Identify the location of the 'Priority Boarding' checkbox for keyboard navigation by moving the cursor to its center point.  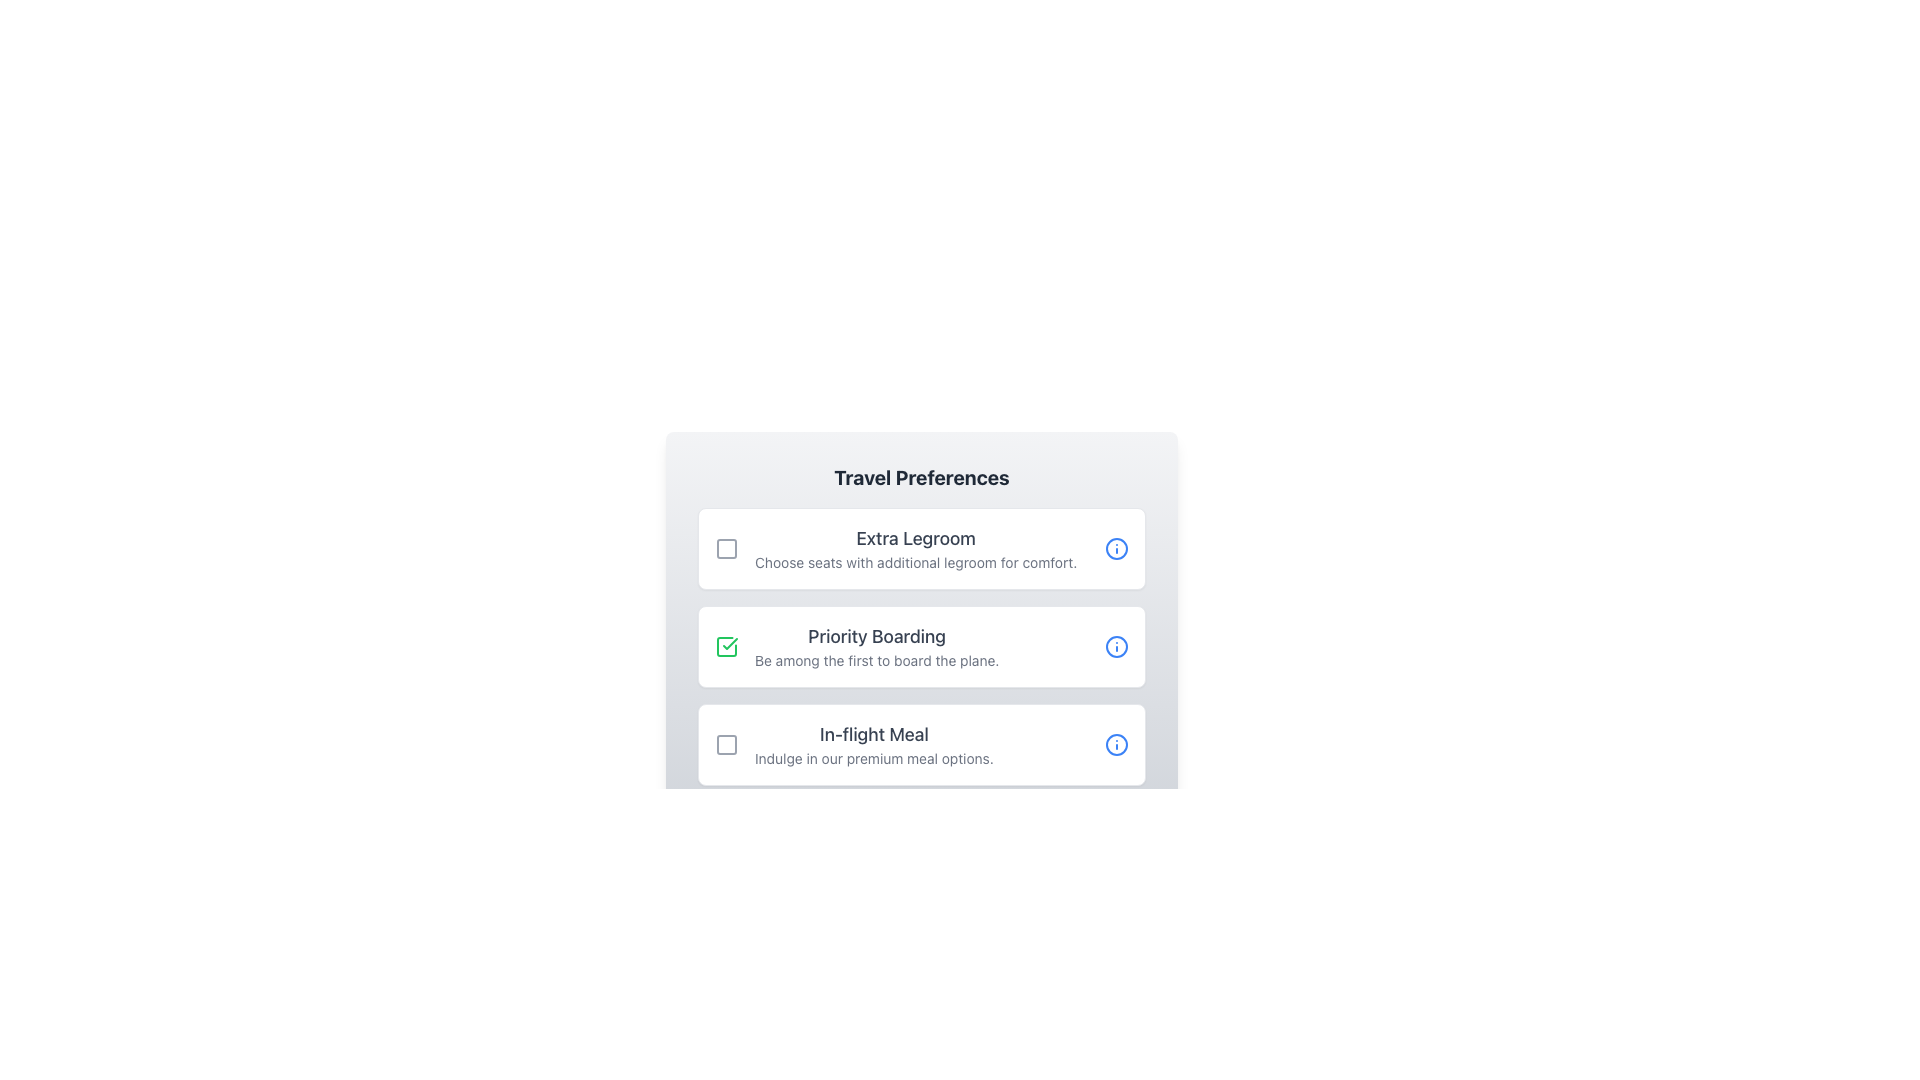
(725, 647).